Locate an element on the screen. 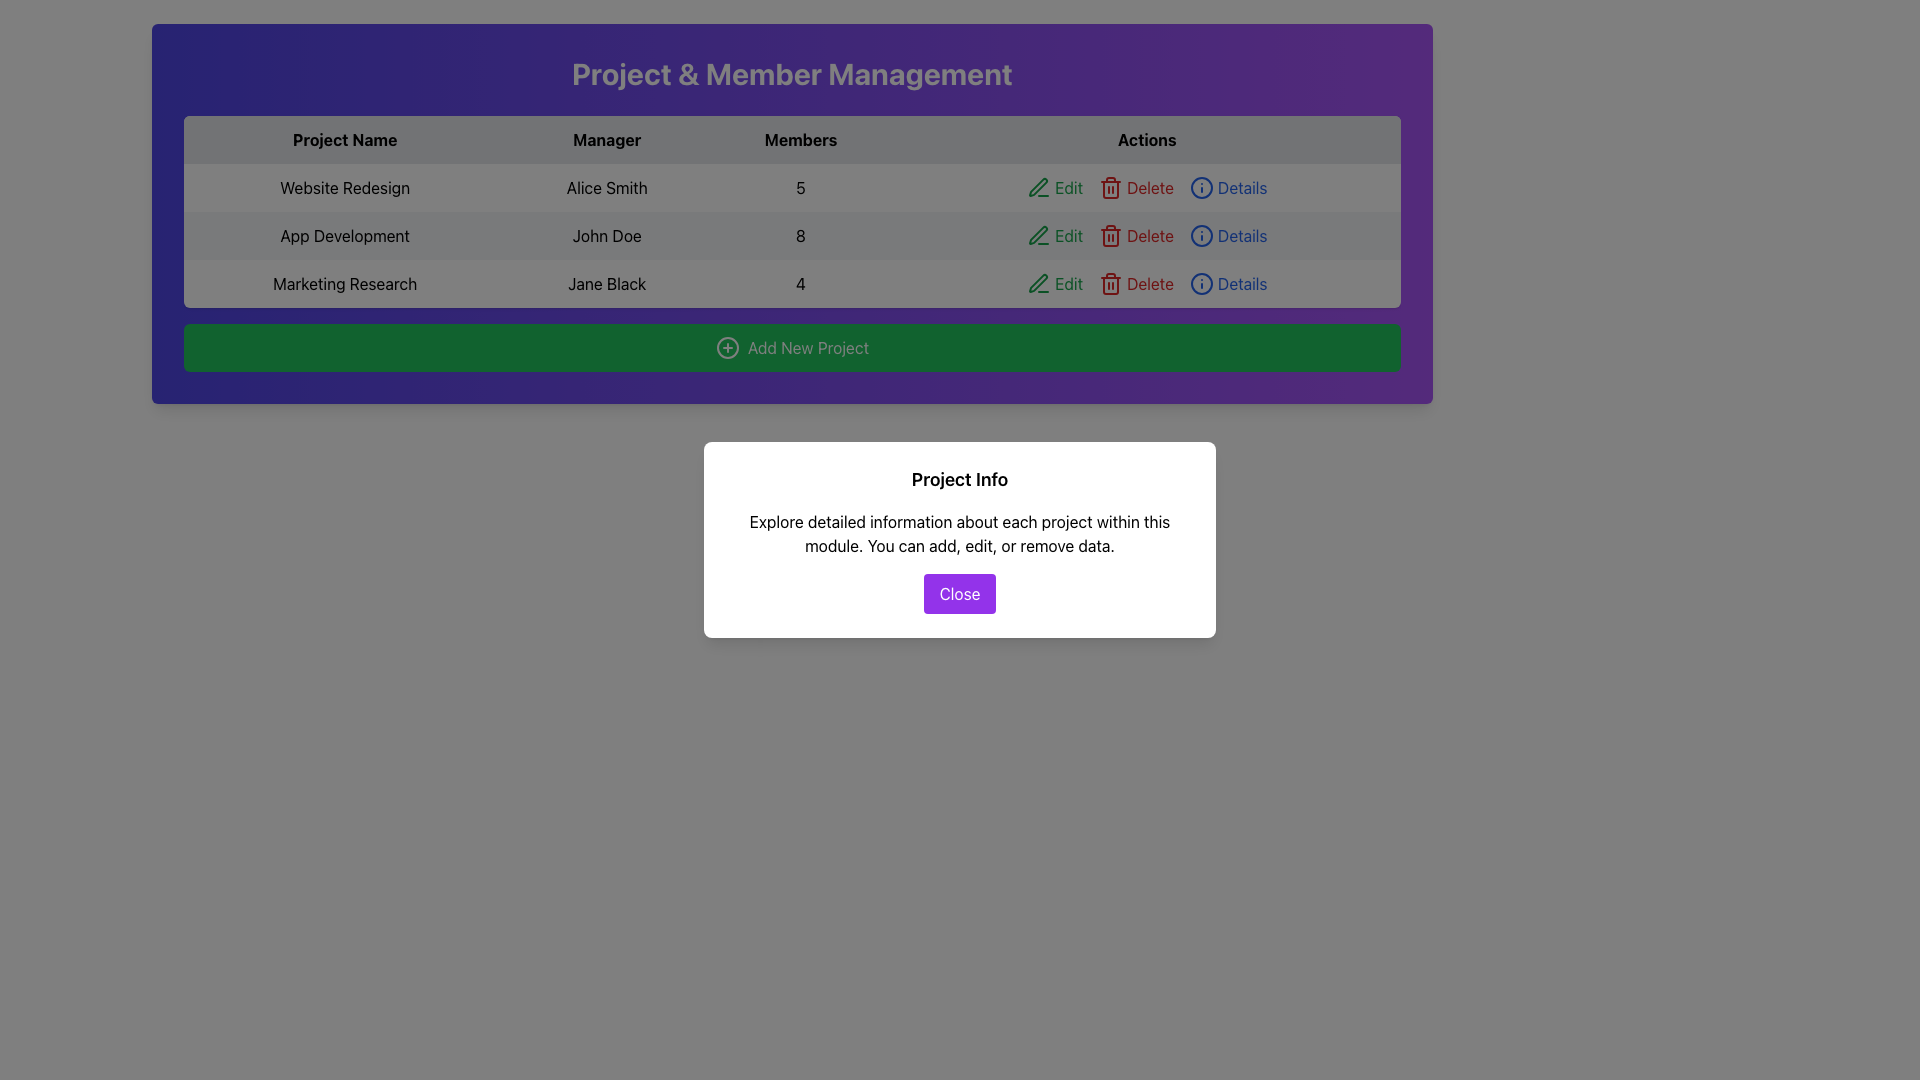 The image size is (1920, 1080). the informational label displaying the number of members associated with the 'Marketing Research' project in the 'Members' column of the table is located at coordinates (801, 284).